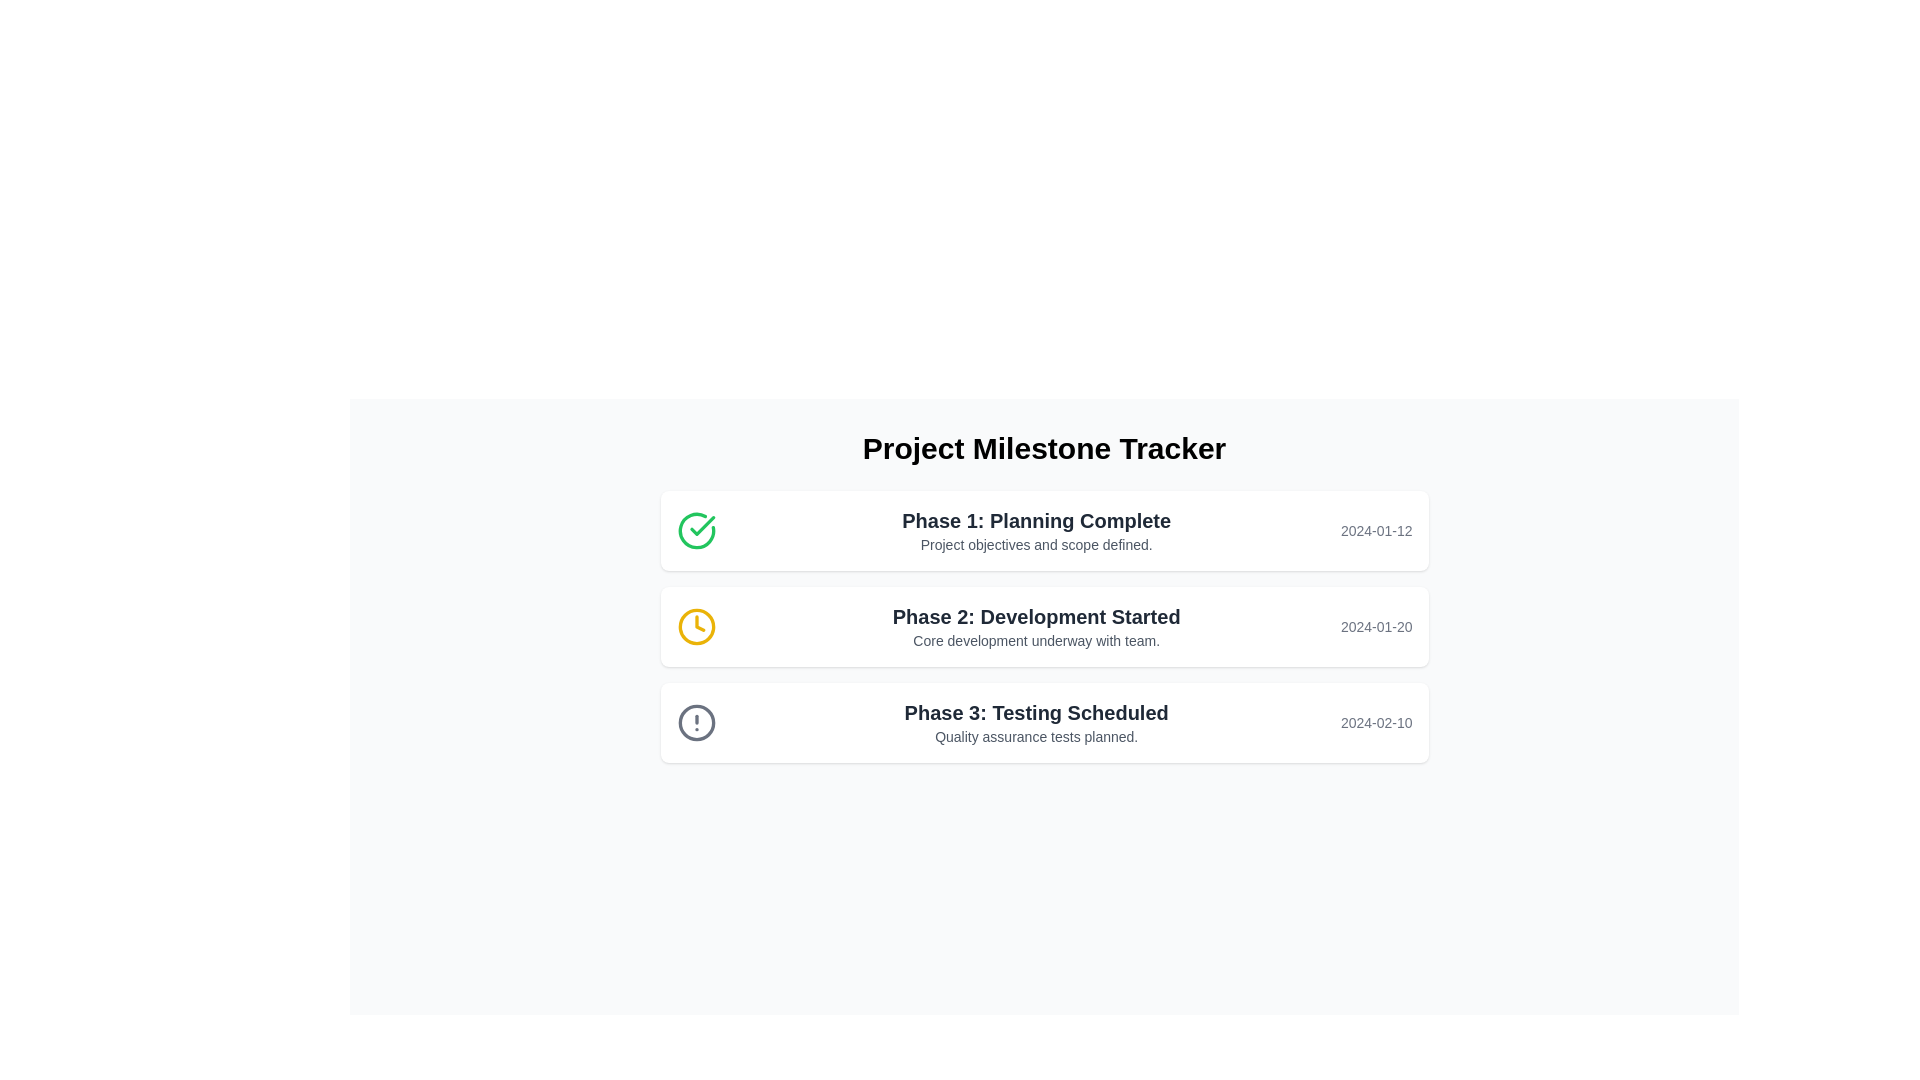 The image size is (1920, 1080). I want to click on date displayed in the static text label showing '2024-01-20', which is the third date in the right column of the milestone tracker, so click(1375, 626).